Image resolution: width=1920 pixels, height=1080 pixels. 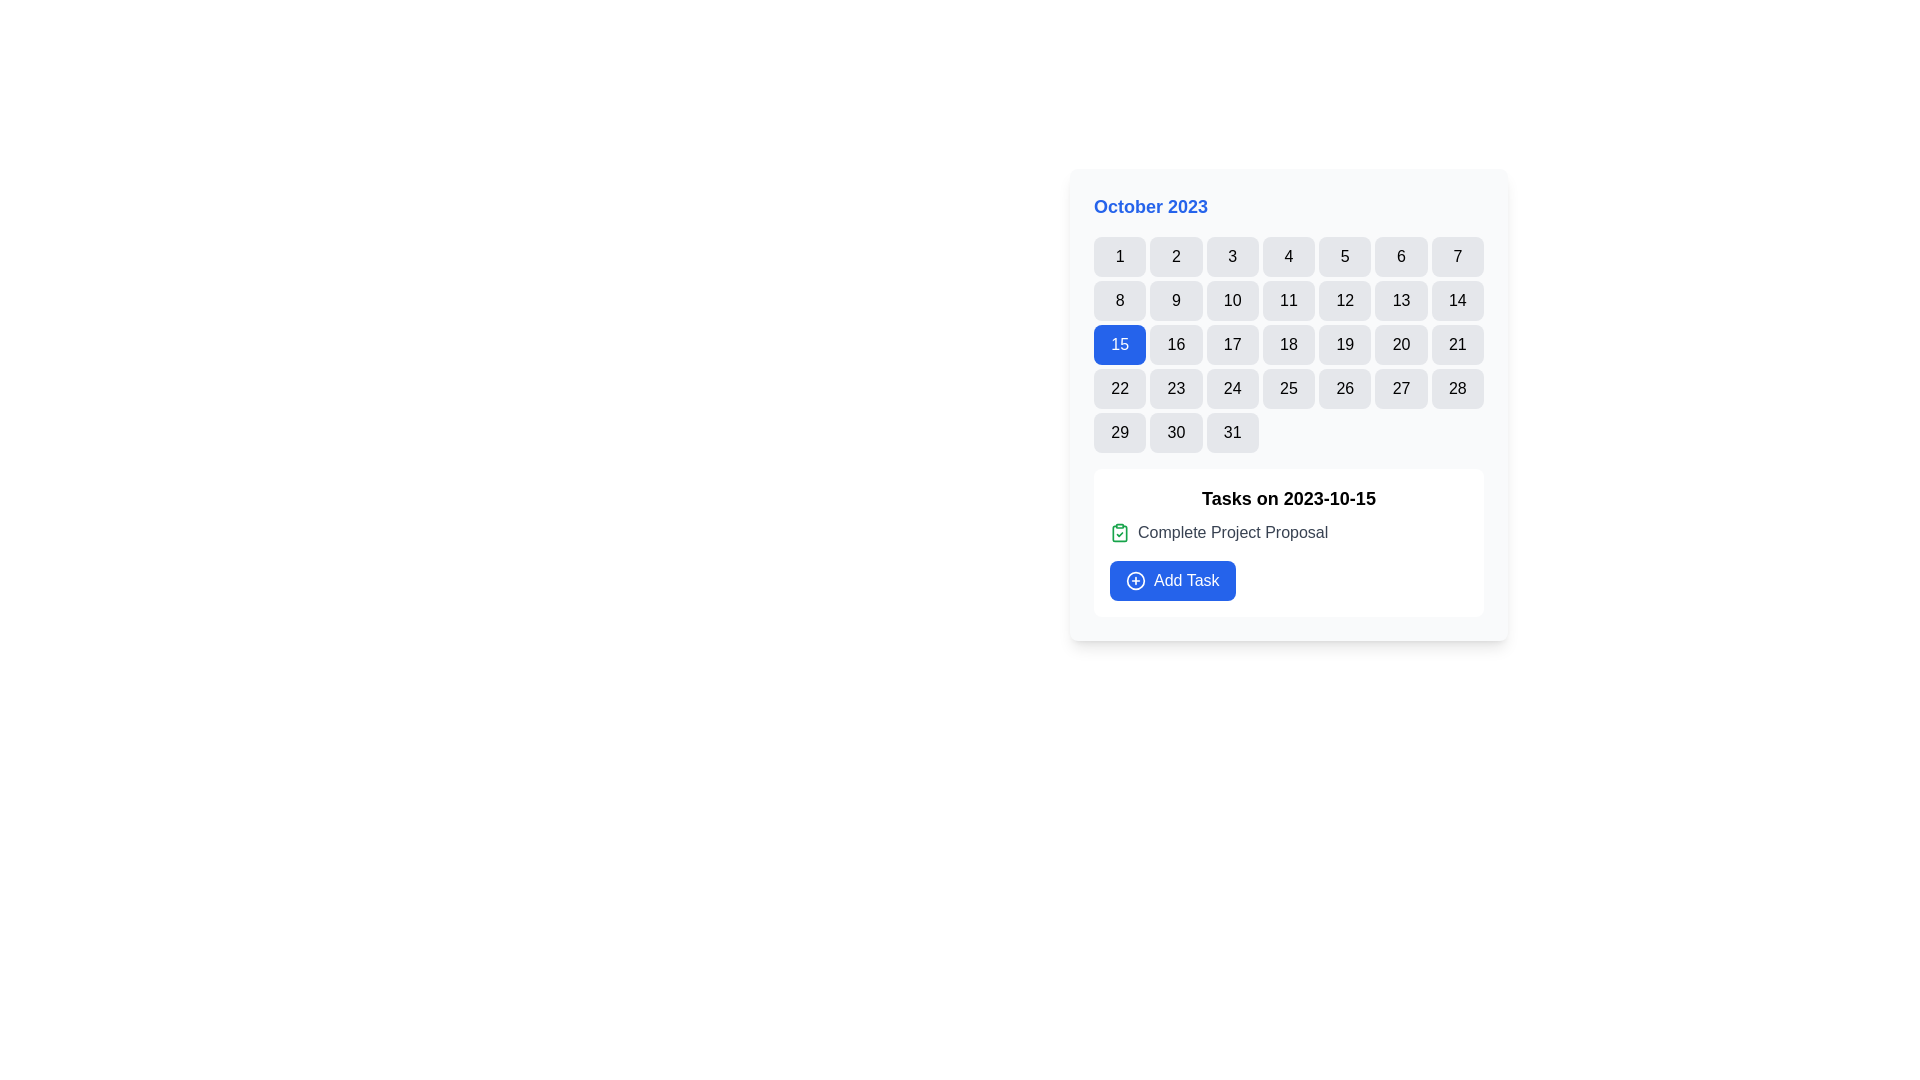 I want to click on the text label within the 'Add Task' button, which serves as a visual indicator for the button's action, so click(x=1186, y=581).